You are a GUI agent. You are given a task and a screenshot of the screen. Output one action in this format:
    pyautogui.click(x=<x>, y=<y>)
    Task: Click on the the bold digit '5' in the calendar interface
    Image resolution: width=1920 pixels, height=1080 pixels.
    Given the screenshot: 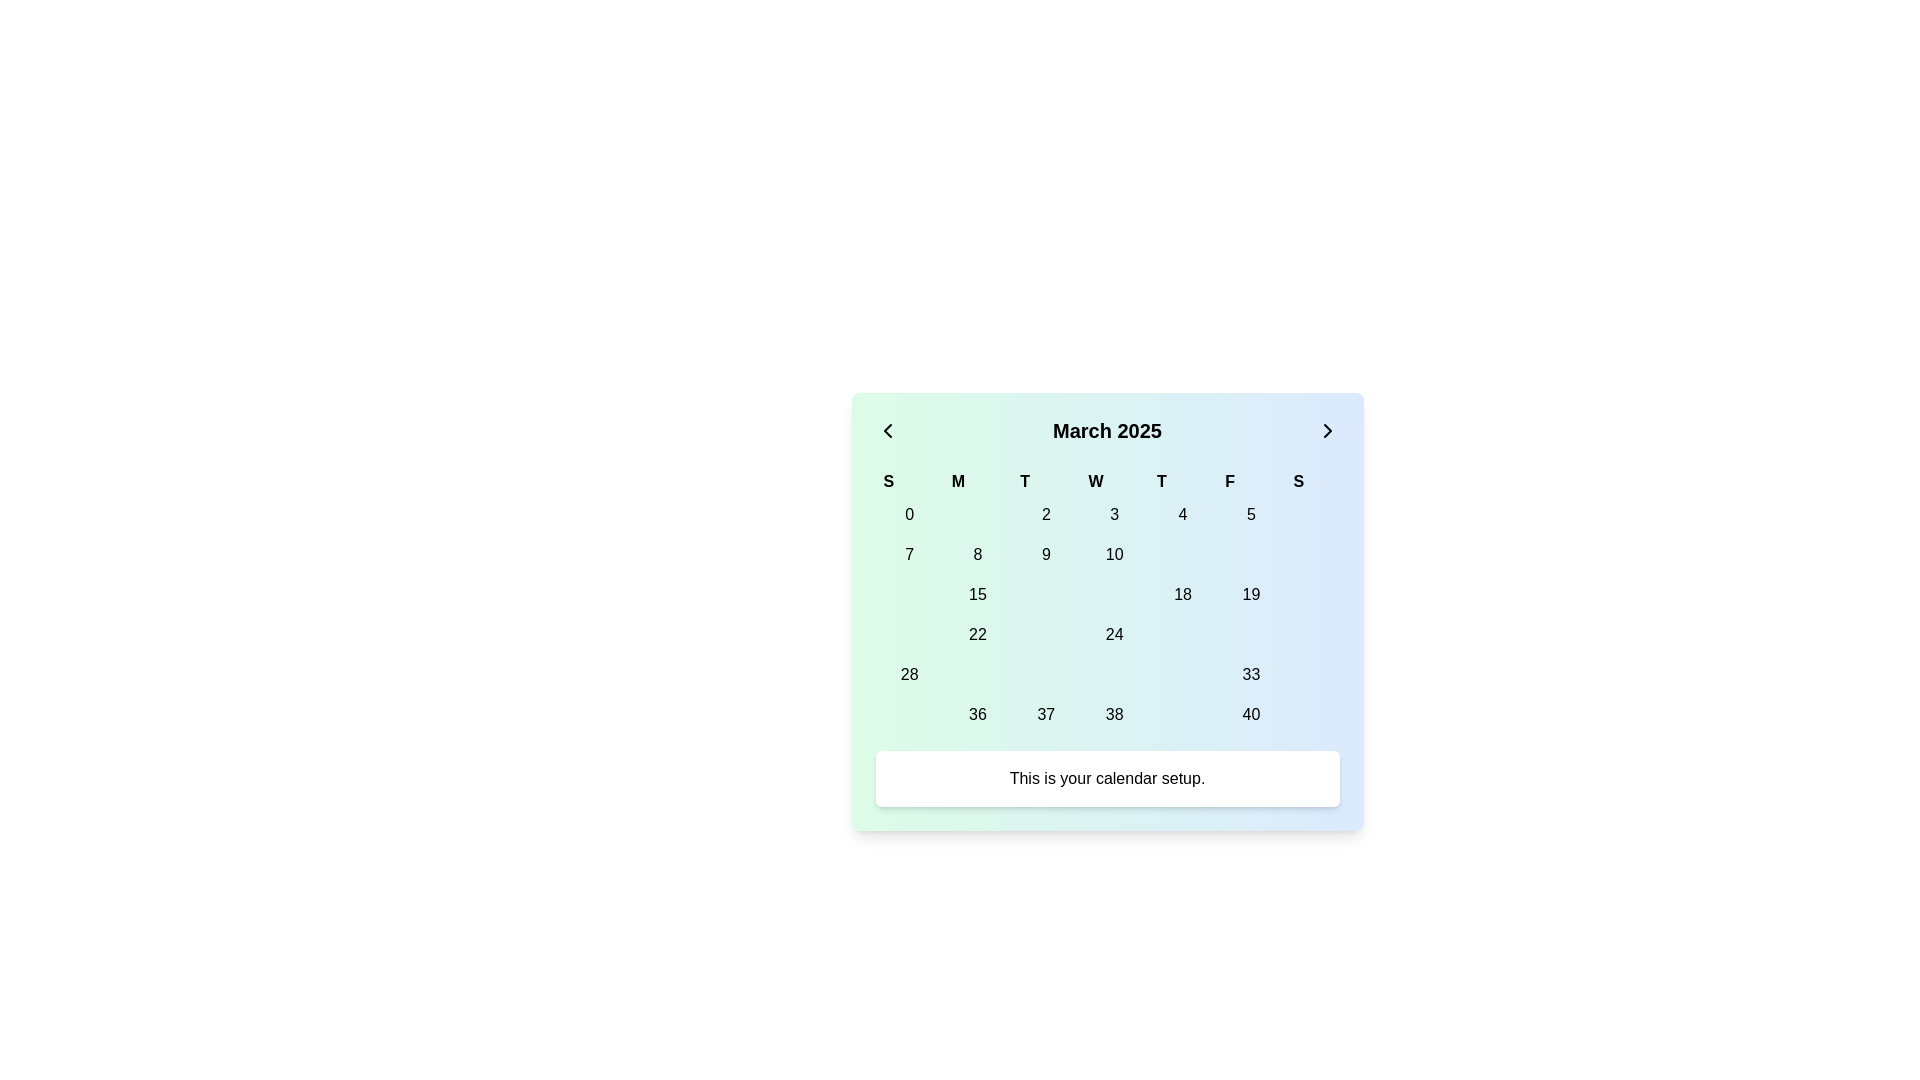 What is the action you would take?
    pyautogui.click(x=1250, y=514)
    